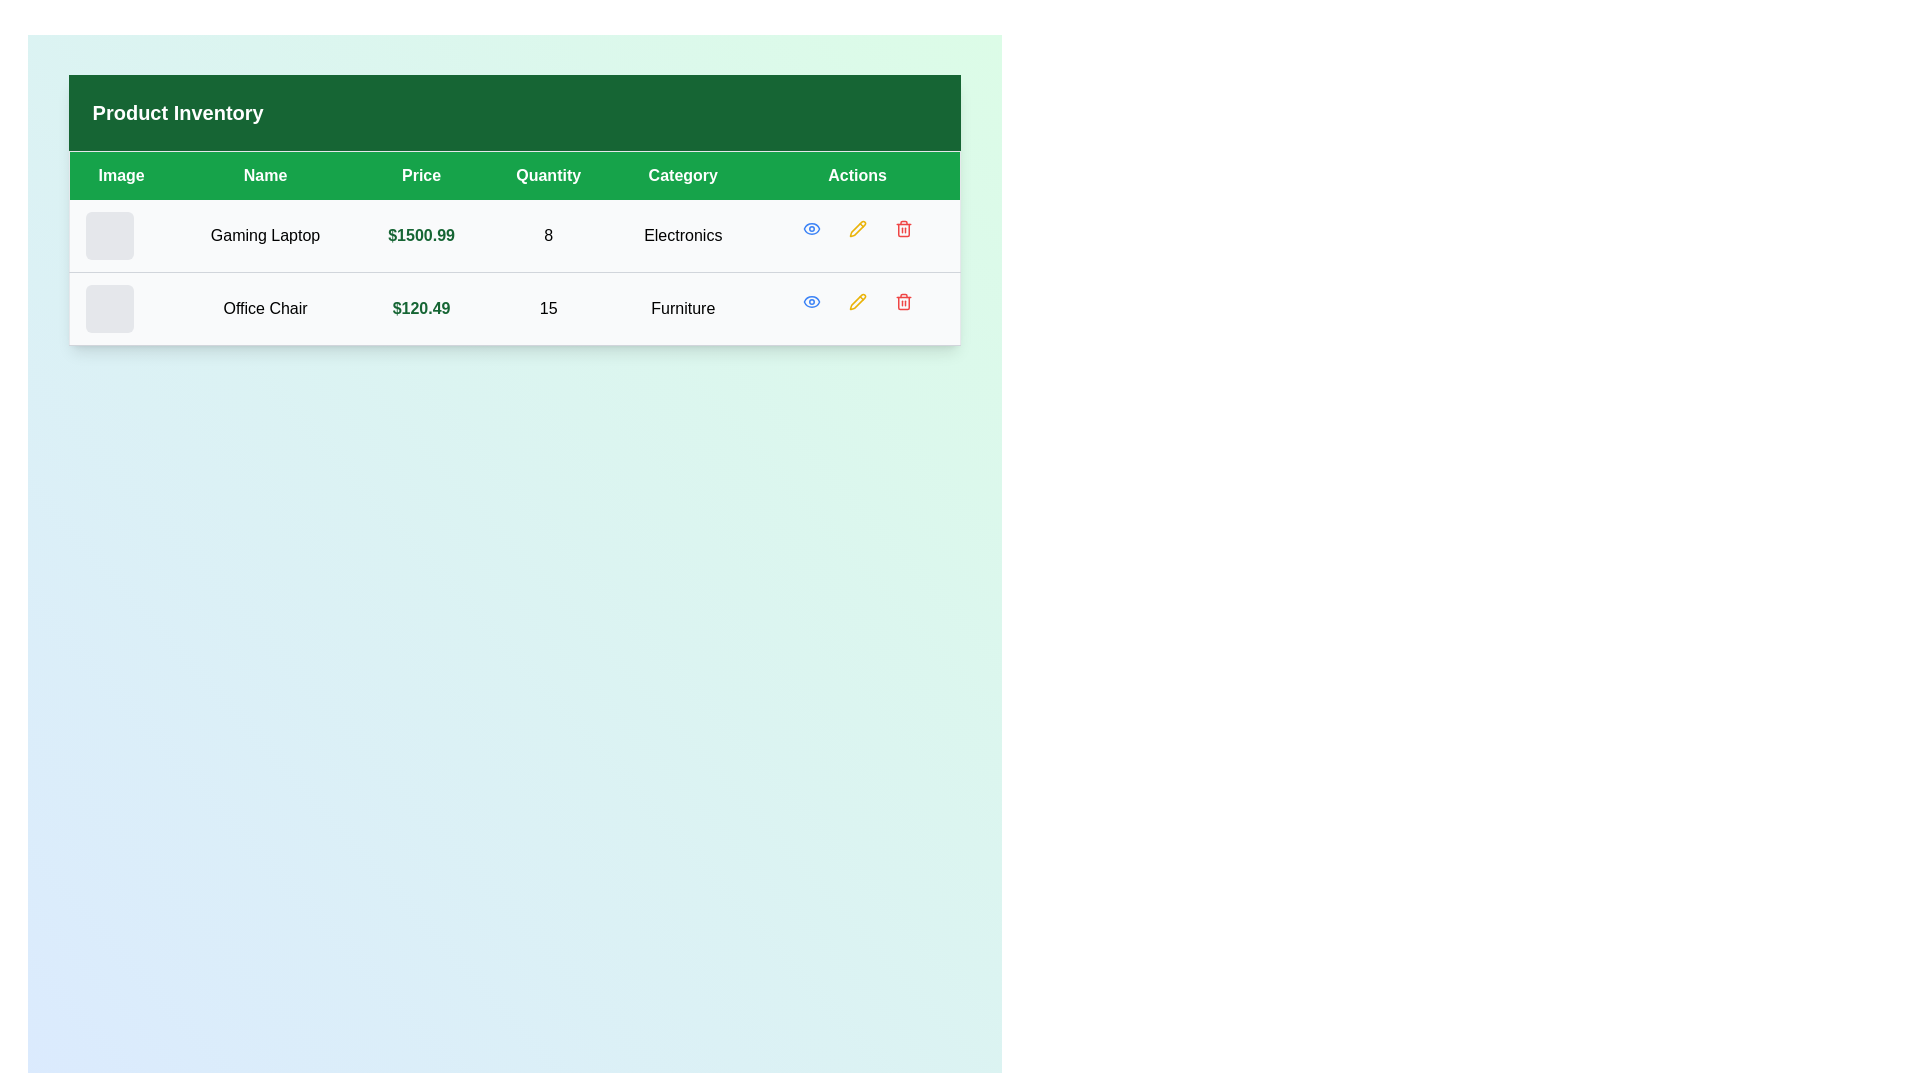 The height and width of the screenshot is (1080, 1920). Describe the element at coordinates (514, 247) in the screenshot. I see `items in the product inventory table if checkmarks are provided by clicking on the specified center point of the table` at that location.